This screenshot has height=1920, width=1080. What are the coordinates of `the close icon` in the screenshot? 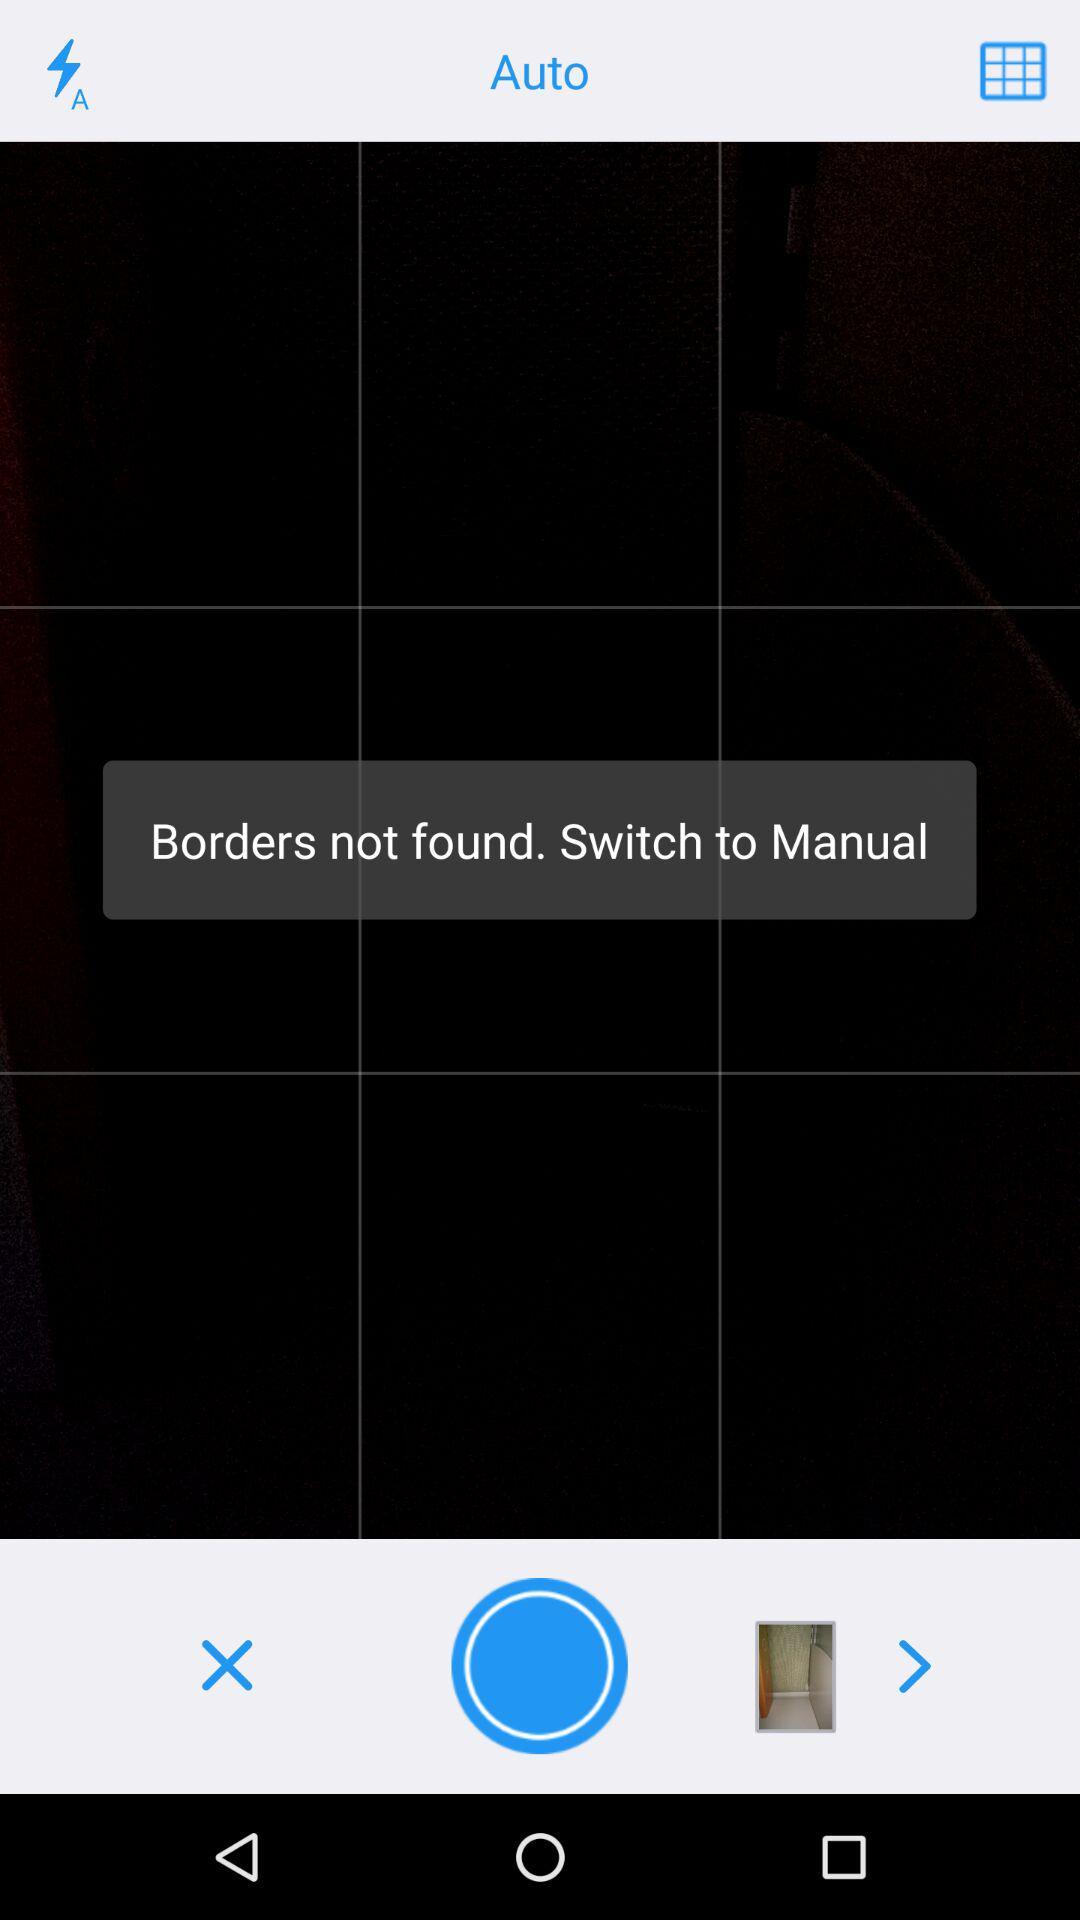 It's located at (225, 1666).